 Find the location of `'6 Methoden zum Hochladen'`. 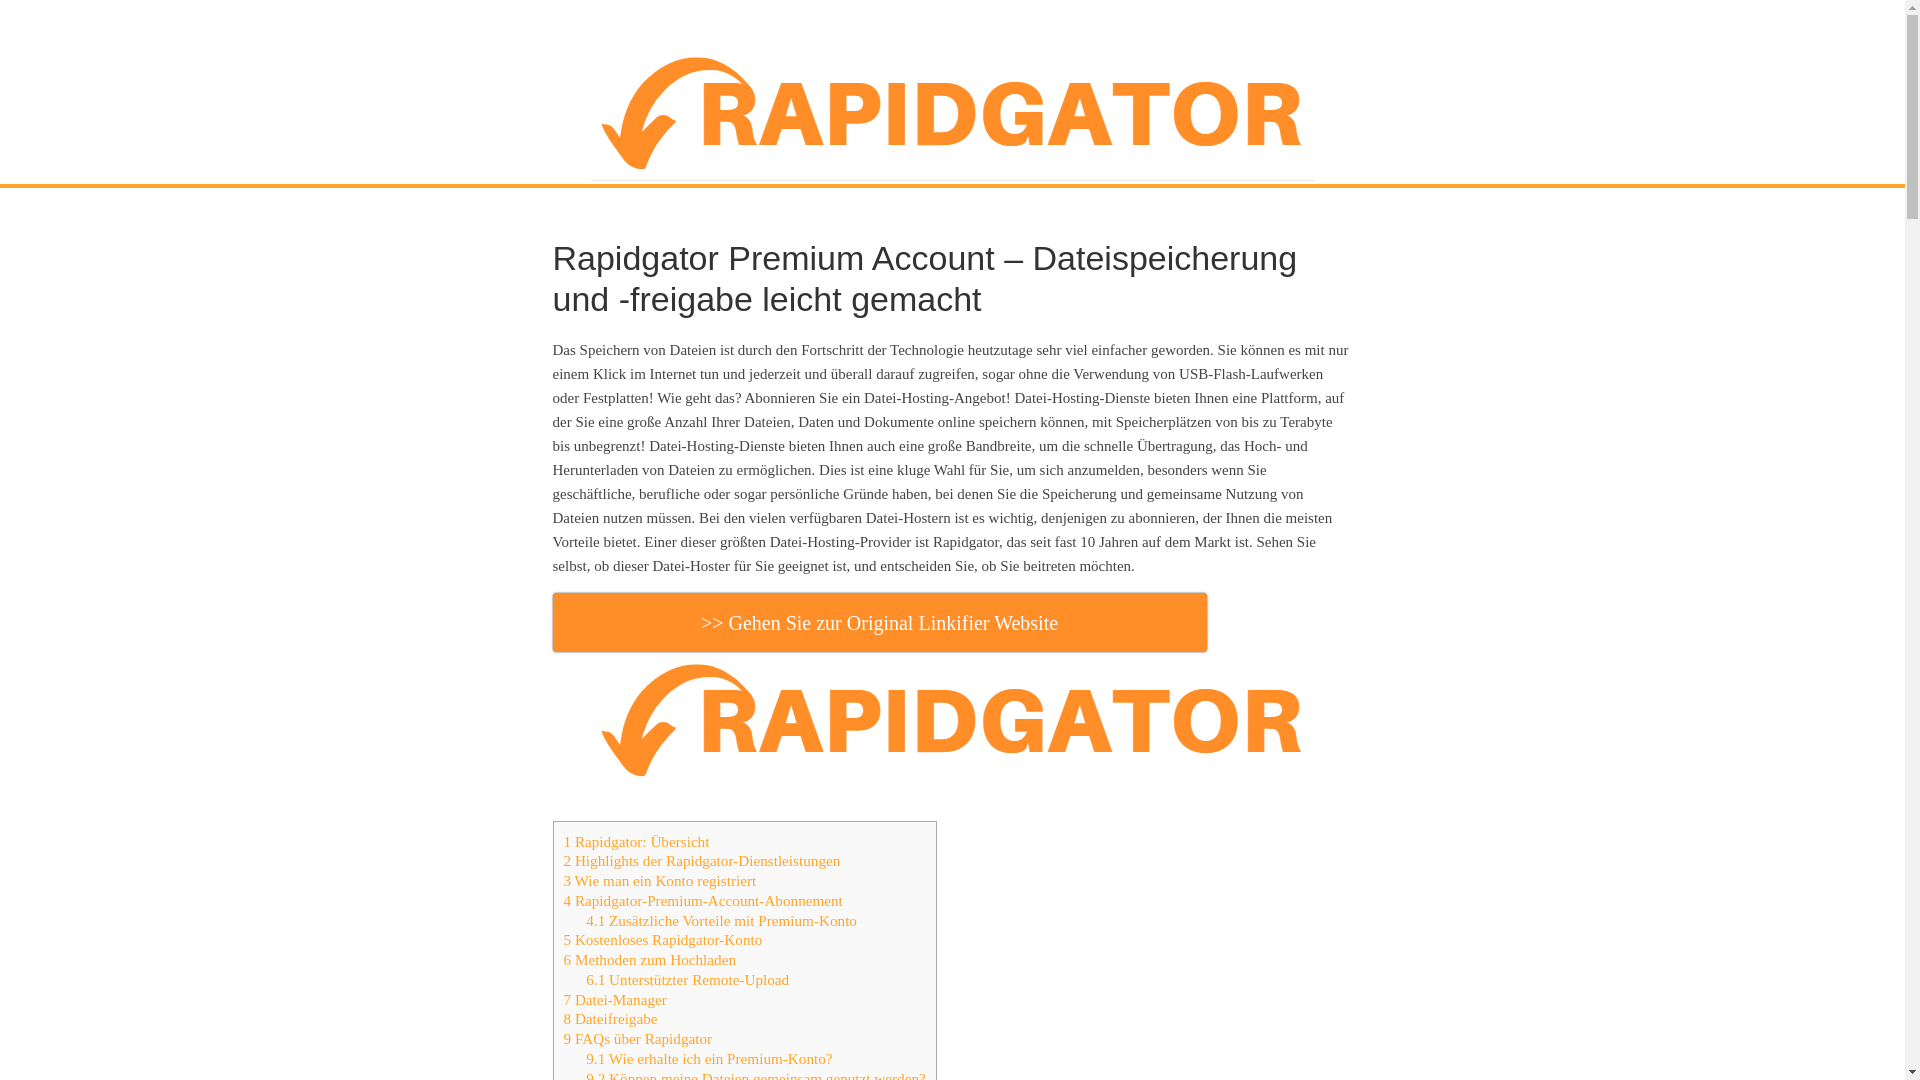

'6 Methoden zum Hochladen' is located at coordinates (650, 958).